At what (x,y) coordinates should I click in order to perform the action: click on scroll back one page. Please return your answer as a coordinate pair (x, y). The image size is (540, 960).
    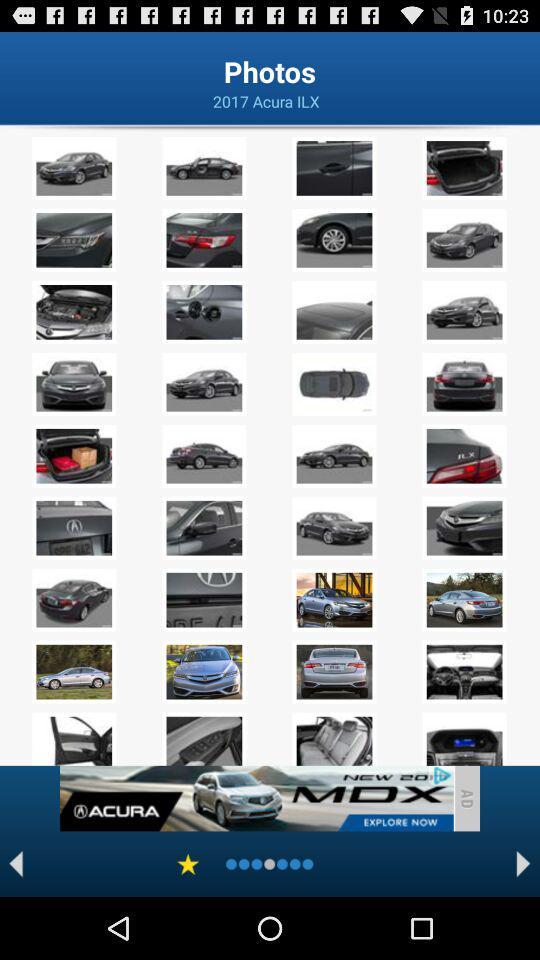
    Looking at the image, I should click on (15, 863).